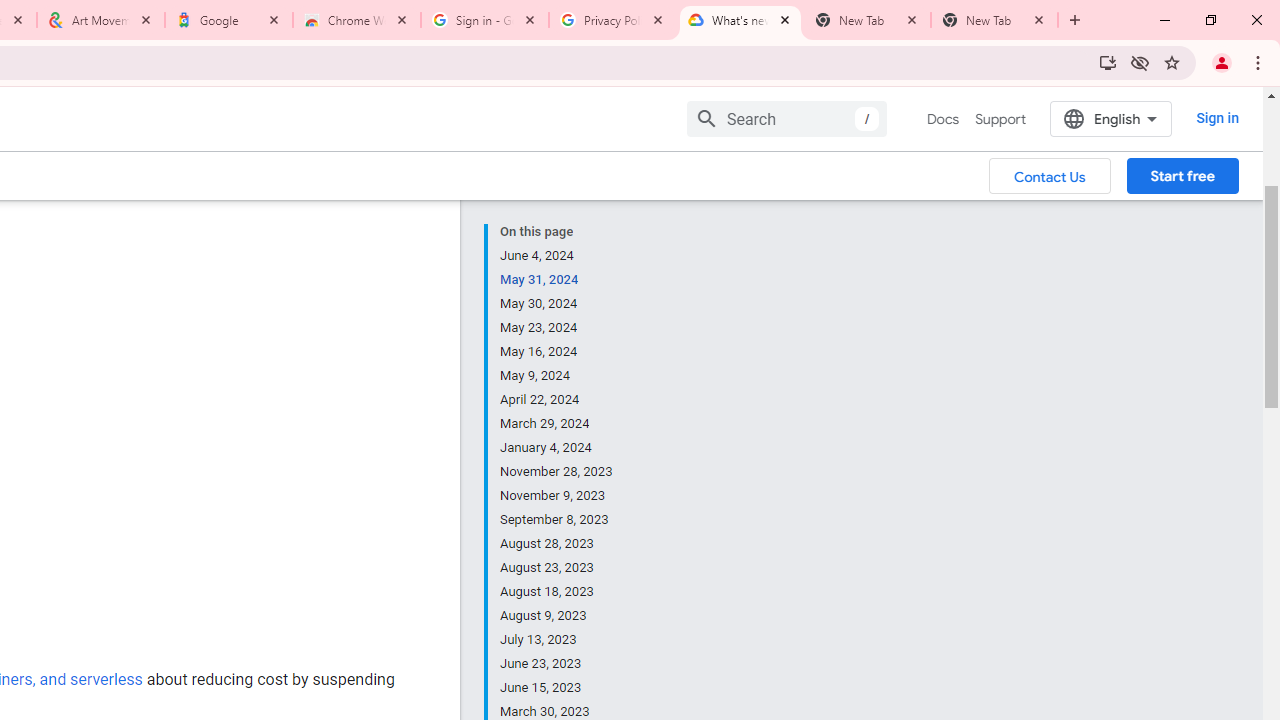 The image size is (1280, 720). I want to click on 'Google', so click(229, 20).